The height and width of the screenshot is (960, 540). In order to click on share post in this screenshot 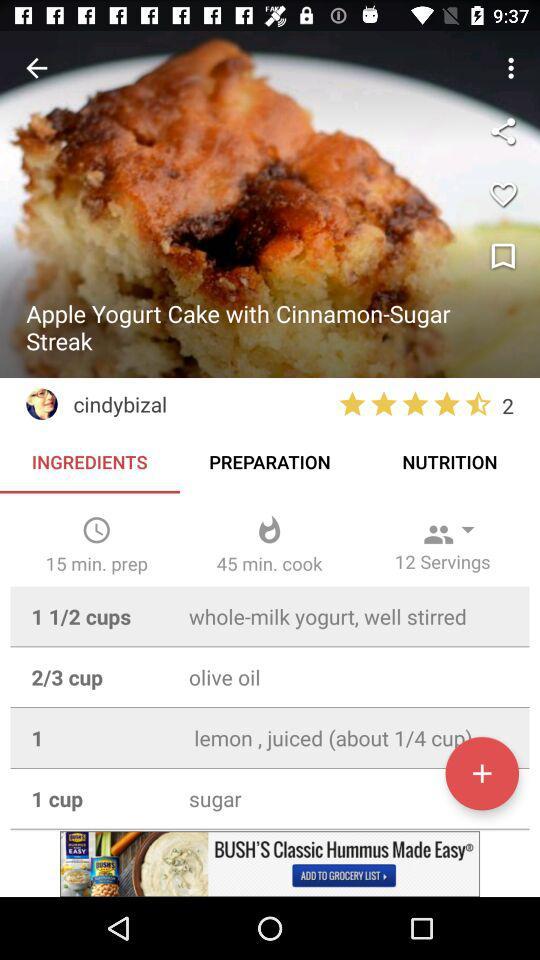, I will do `click(502, 130)`.